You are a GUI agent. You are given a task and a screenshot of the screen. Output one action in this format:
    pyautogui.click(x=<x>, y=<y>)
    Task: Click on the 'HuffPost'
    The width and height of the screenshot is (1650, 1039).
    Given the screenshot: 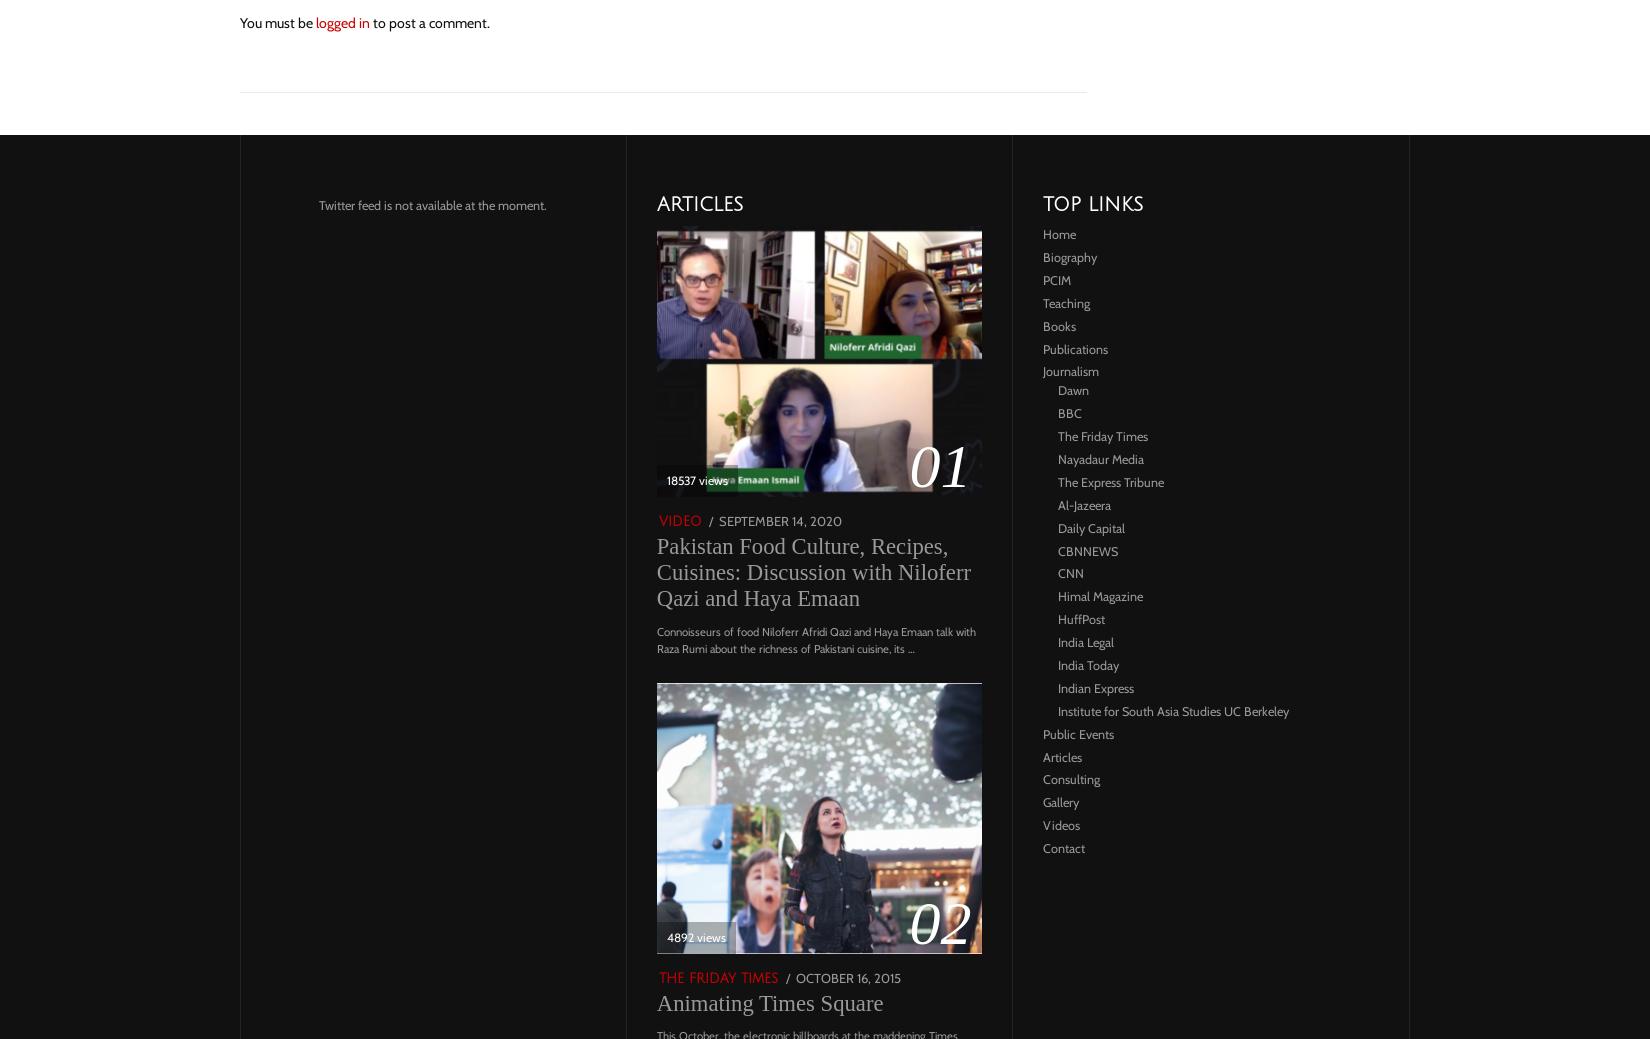 What is the action you would take?
    pyautogui.click(x=1056, y=619)
    